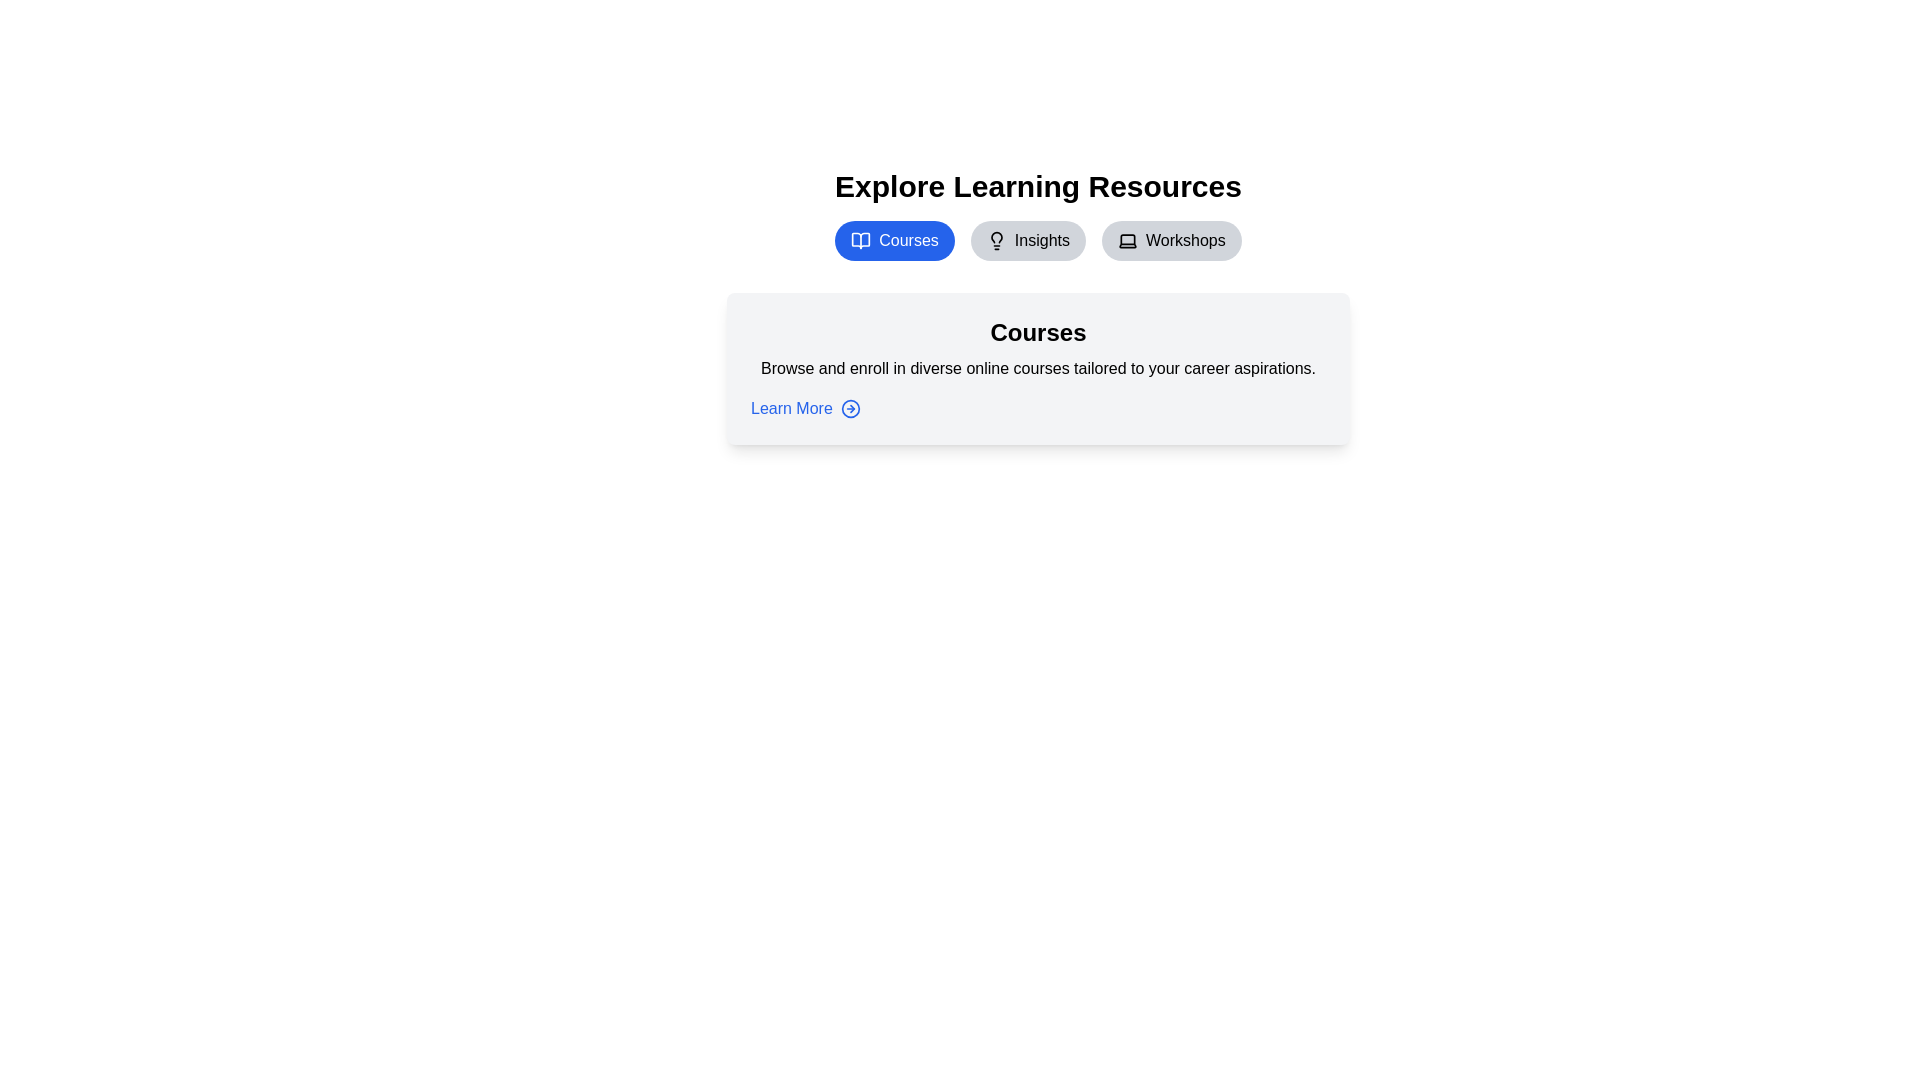 This screenshot has height=1080, width=1920. I want to click on the Workshops tab, so click(1171, 239).